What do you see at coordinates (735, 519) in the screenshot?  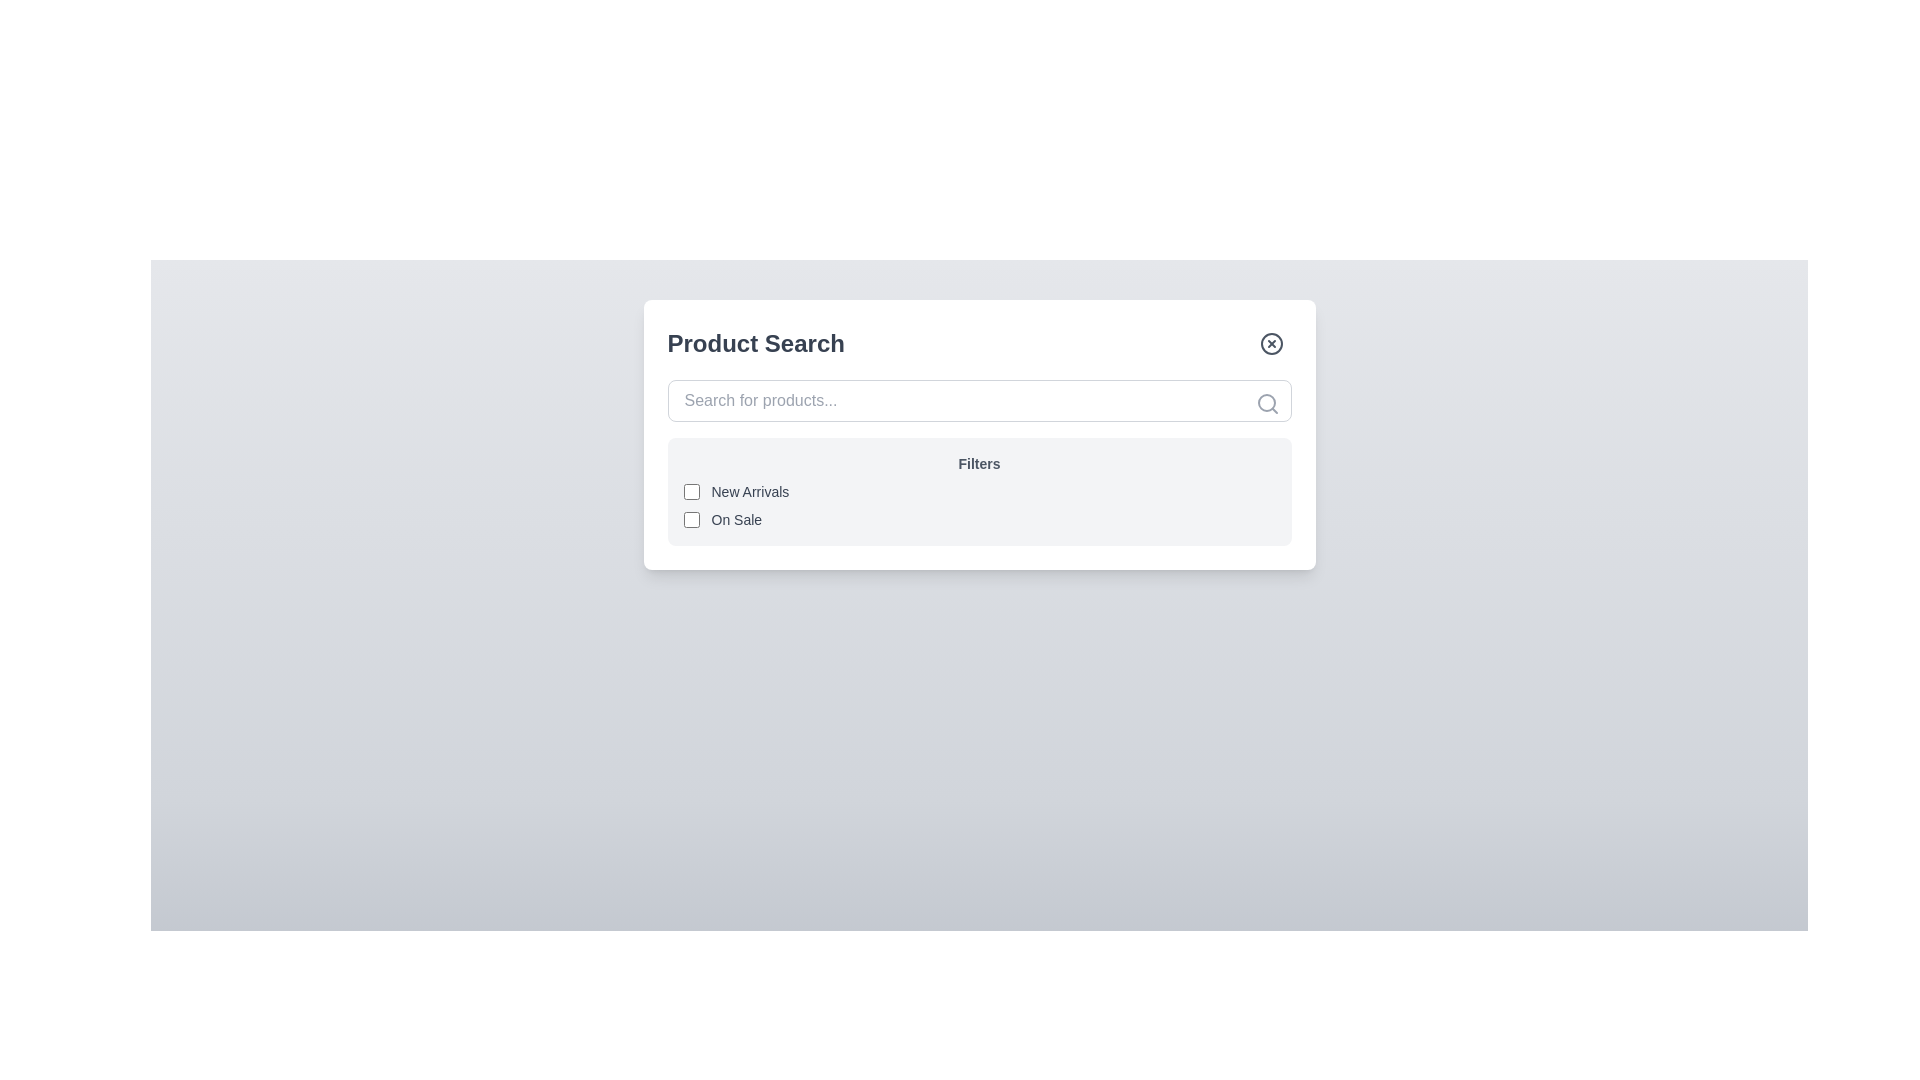 I see `the 'On Sale' label which is styled in small gray font and positioned to the right of a checkbox within the filter options section under the 'Product Search' header` at bounding box center [735, 519].